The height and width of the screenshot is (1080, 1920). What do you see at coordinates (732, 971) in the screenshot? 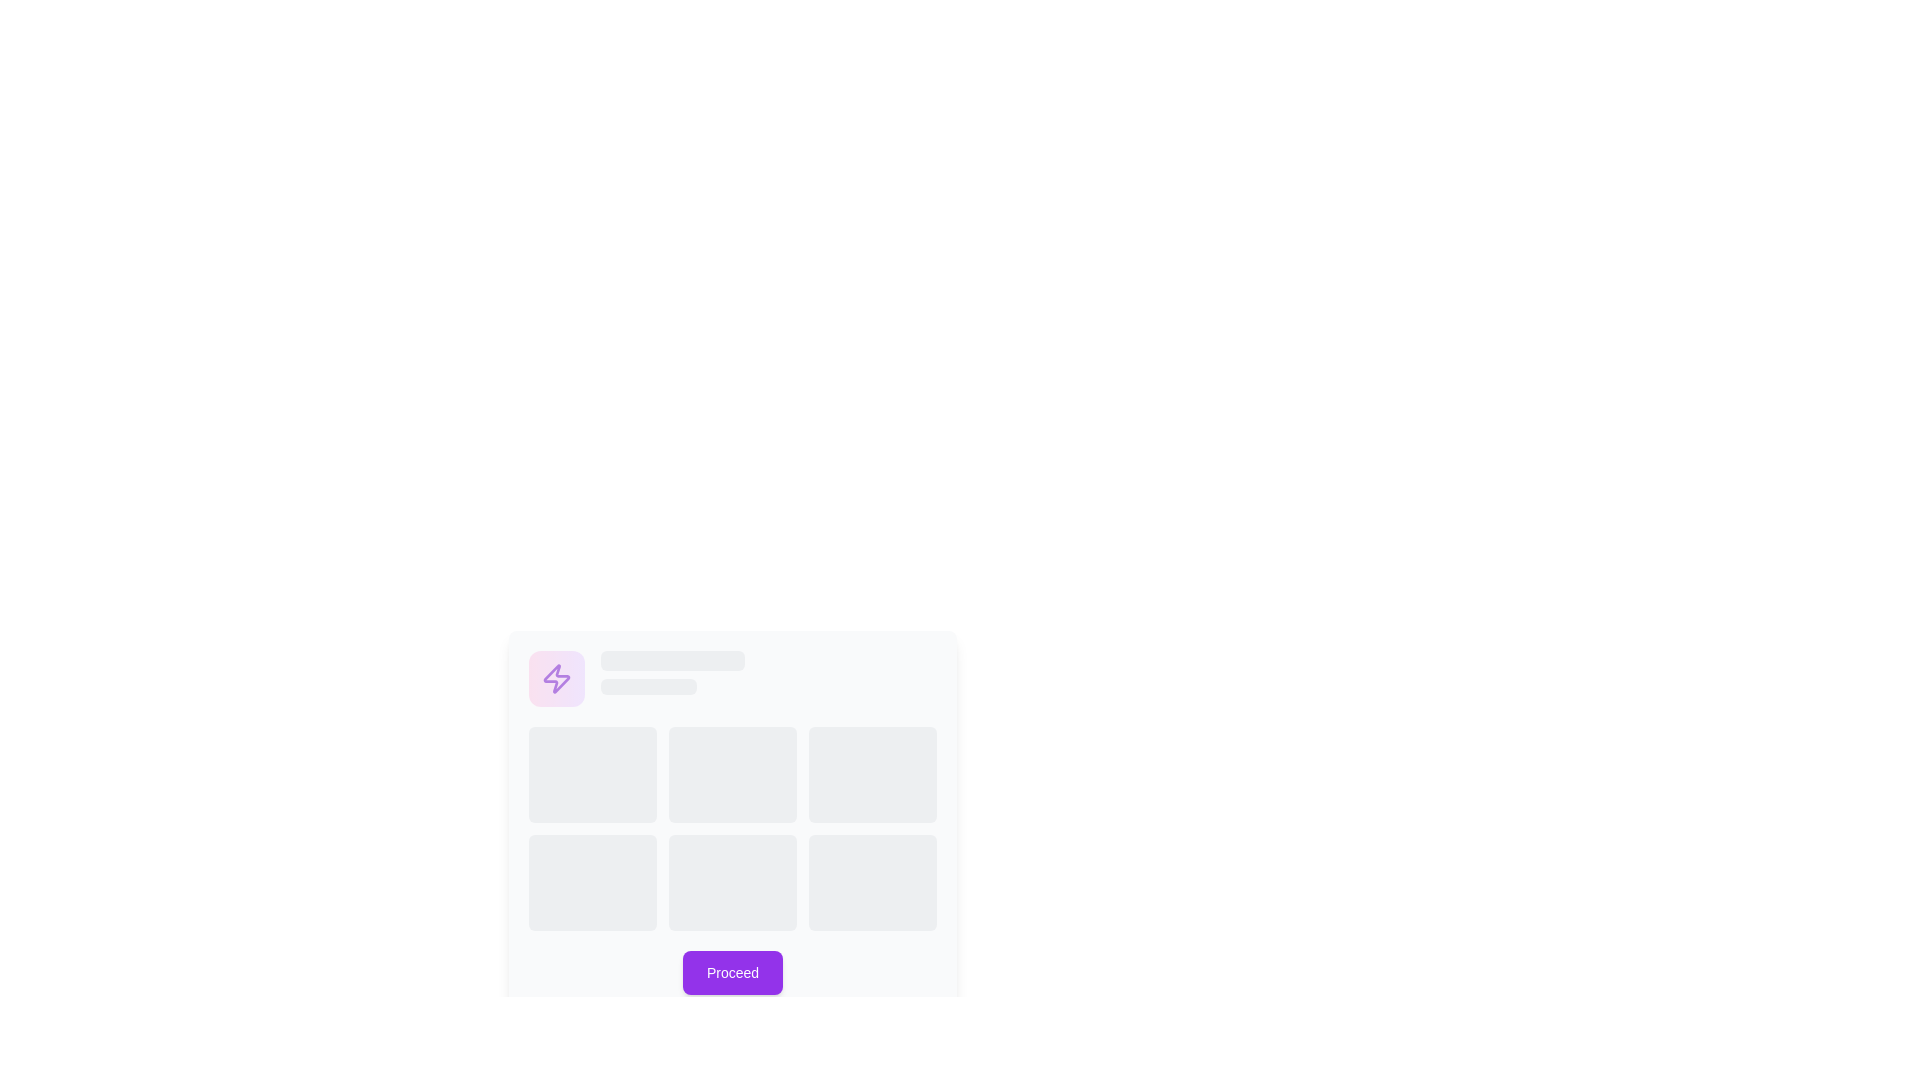
I see `the button with a purple background and white text reading 'Proceed'` at bounding box center [732, 971].